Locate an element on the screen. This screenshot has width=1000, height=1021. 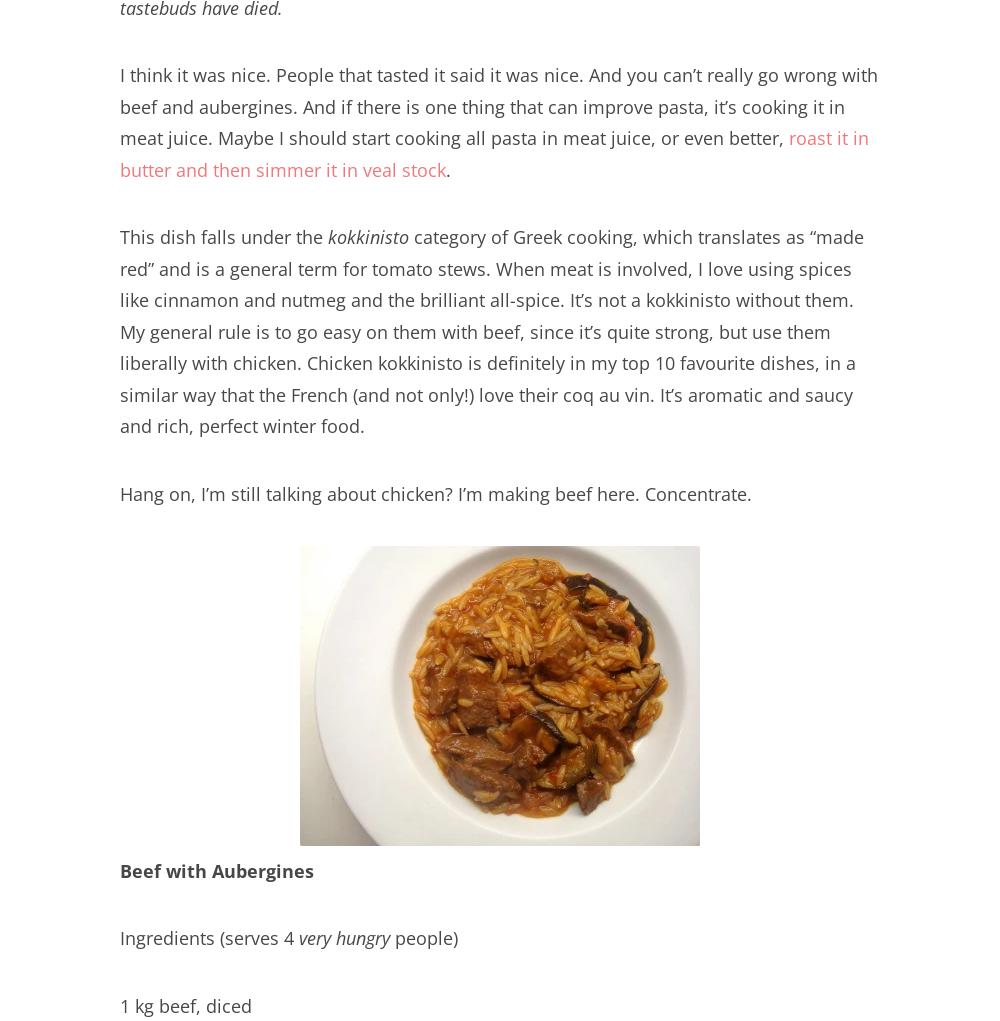
'Ingredients (serves 4' is located at coordinates (208, 937).